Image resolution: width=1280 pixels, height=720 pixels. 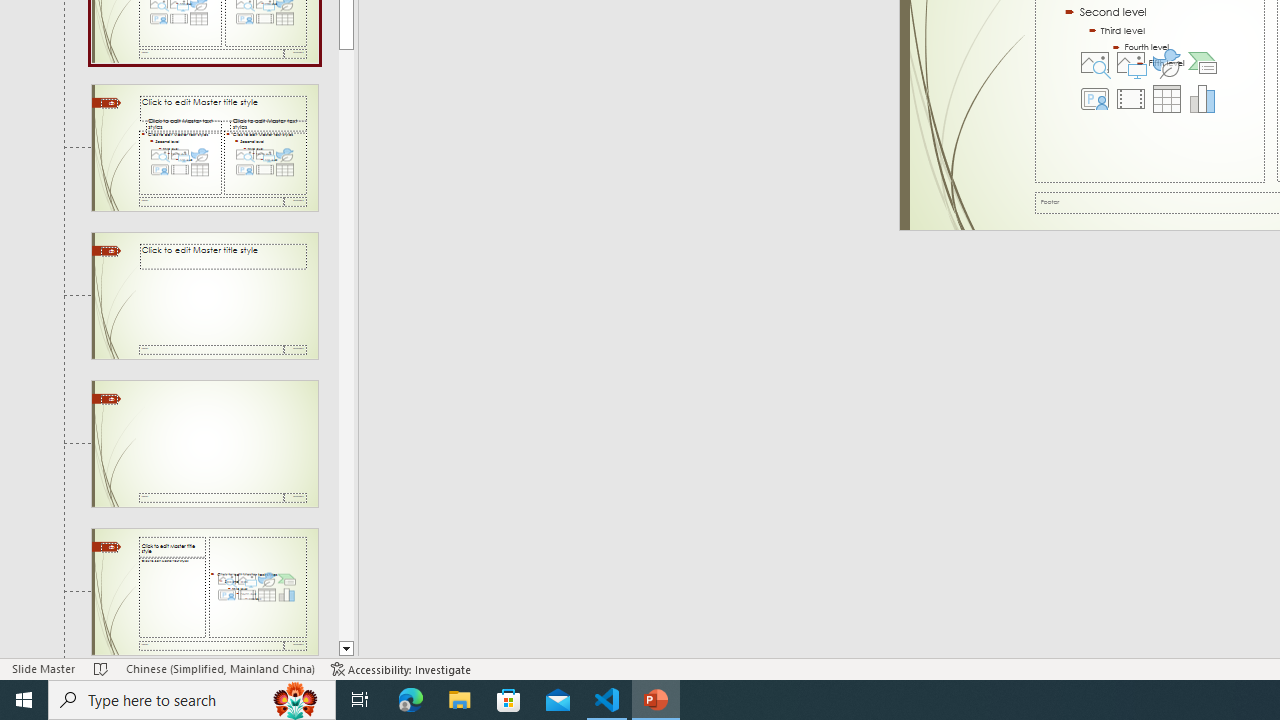 What do you see at coordinates (1201, 99) in the screenshot?
I see `'Insert Chart'` at bounding box center [1201, 99].